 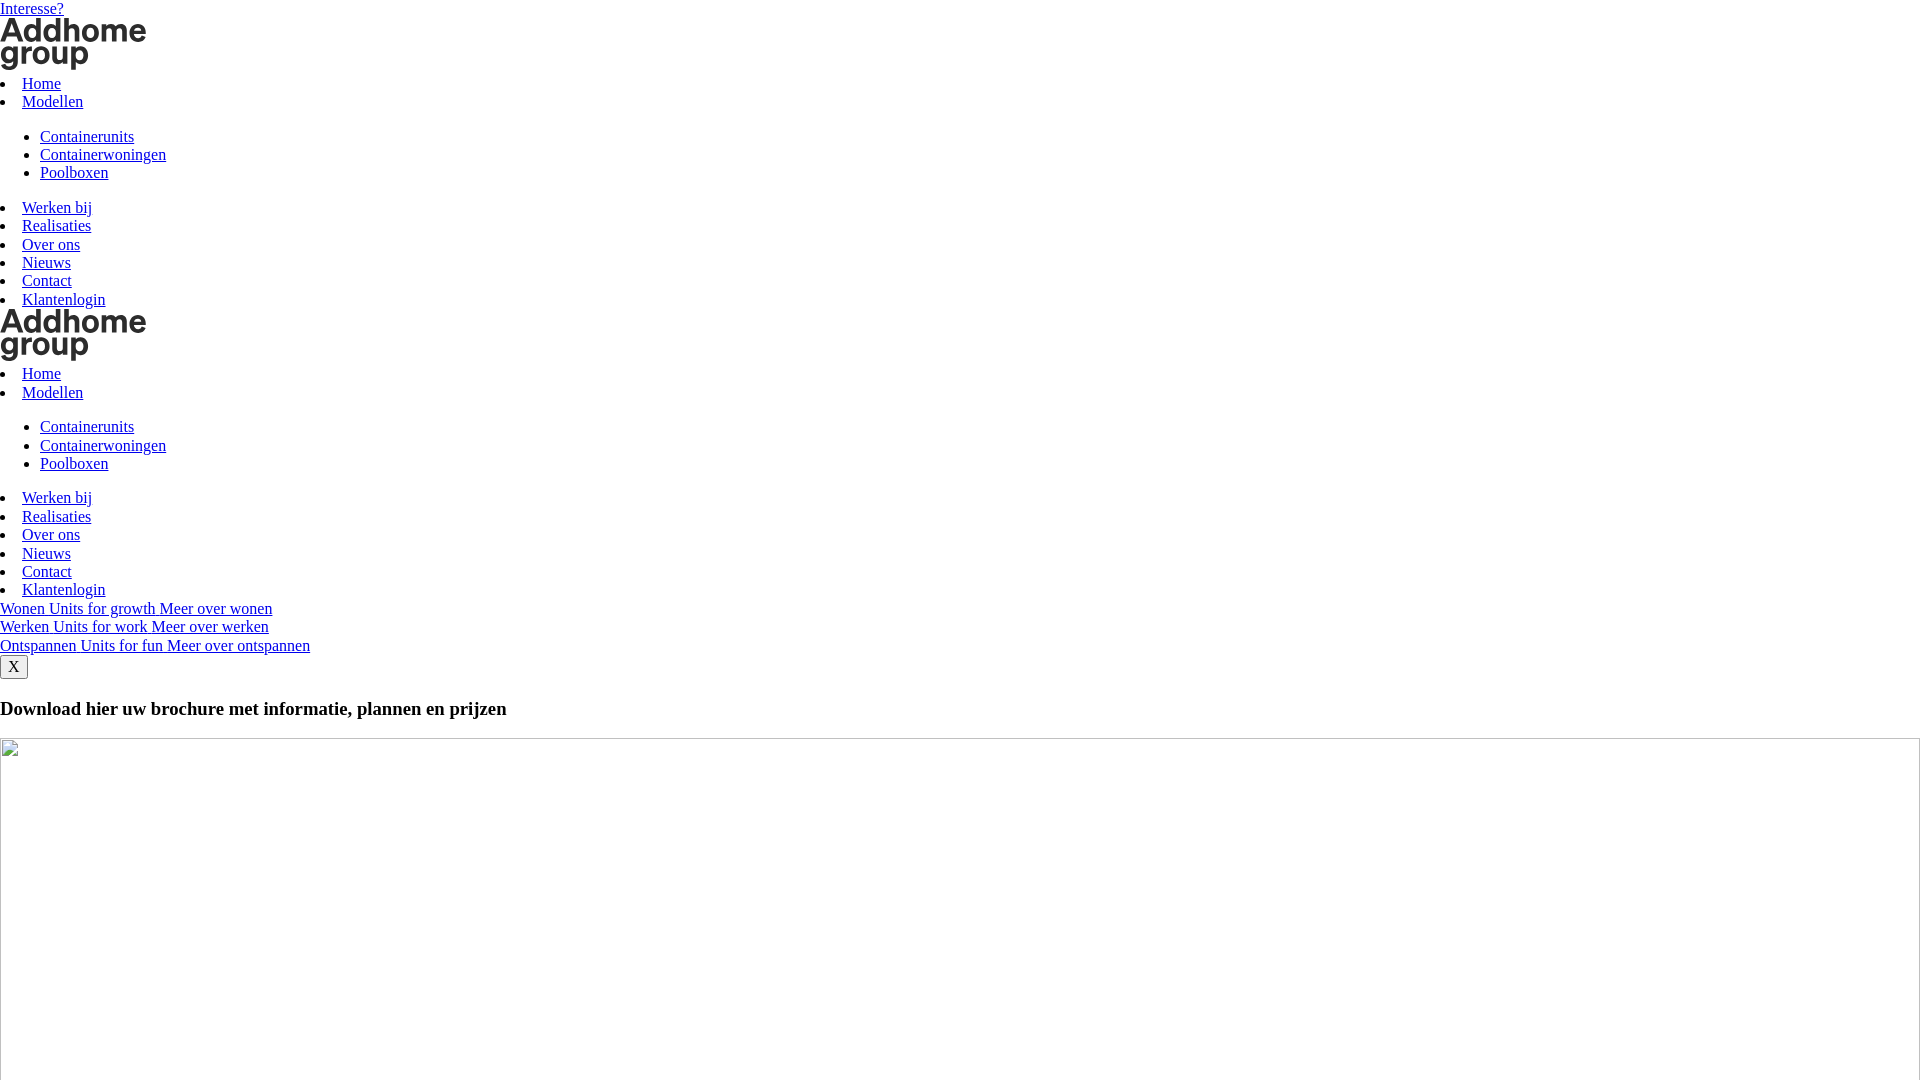 What do you see at coordinates (47, 280) in the screenshot?
I see `'Contact'` at bounding box center [47, 280].